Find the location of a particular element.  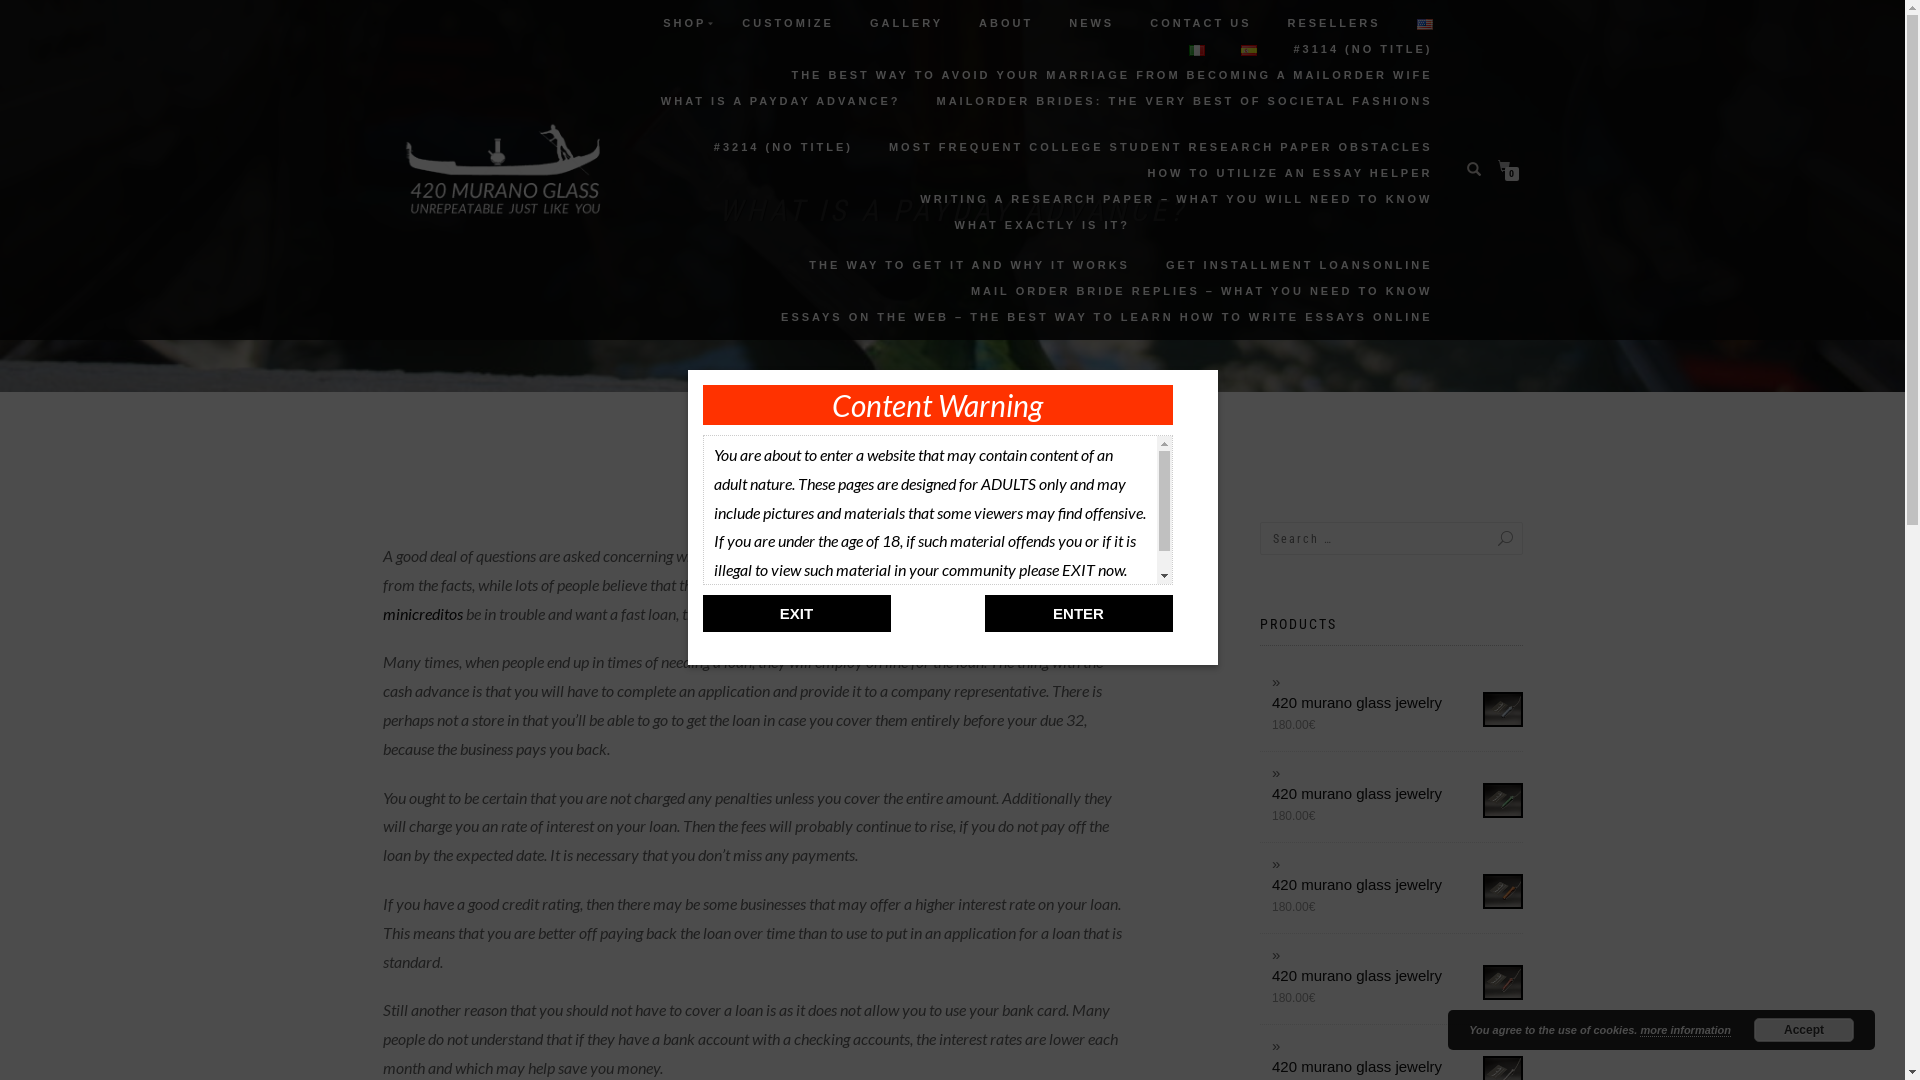

'MOST FREQUENT COLLEGE STUDENT RESEARCH PAPER OBSTACLES' is located at coordinates (1161, 145).